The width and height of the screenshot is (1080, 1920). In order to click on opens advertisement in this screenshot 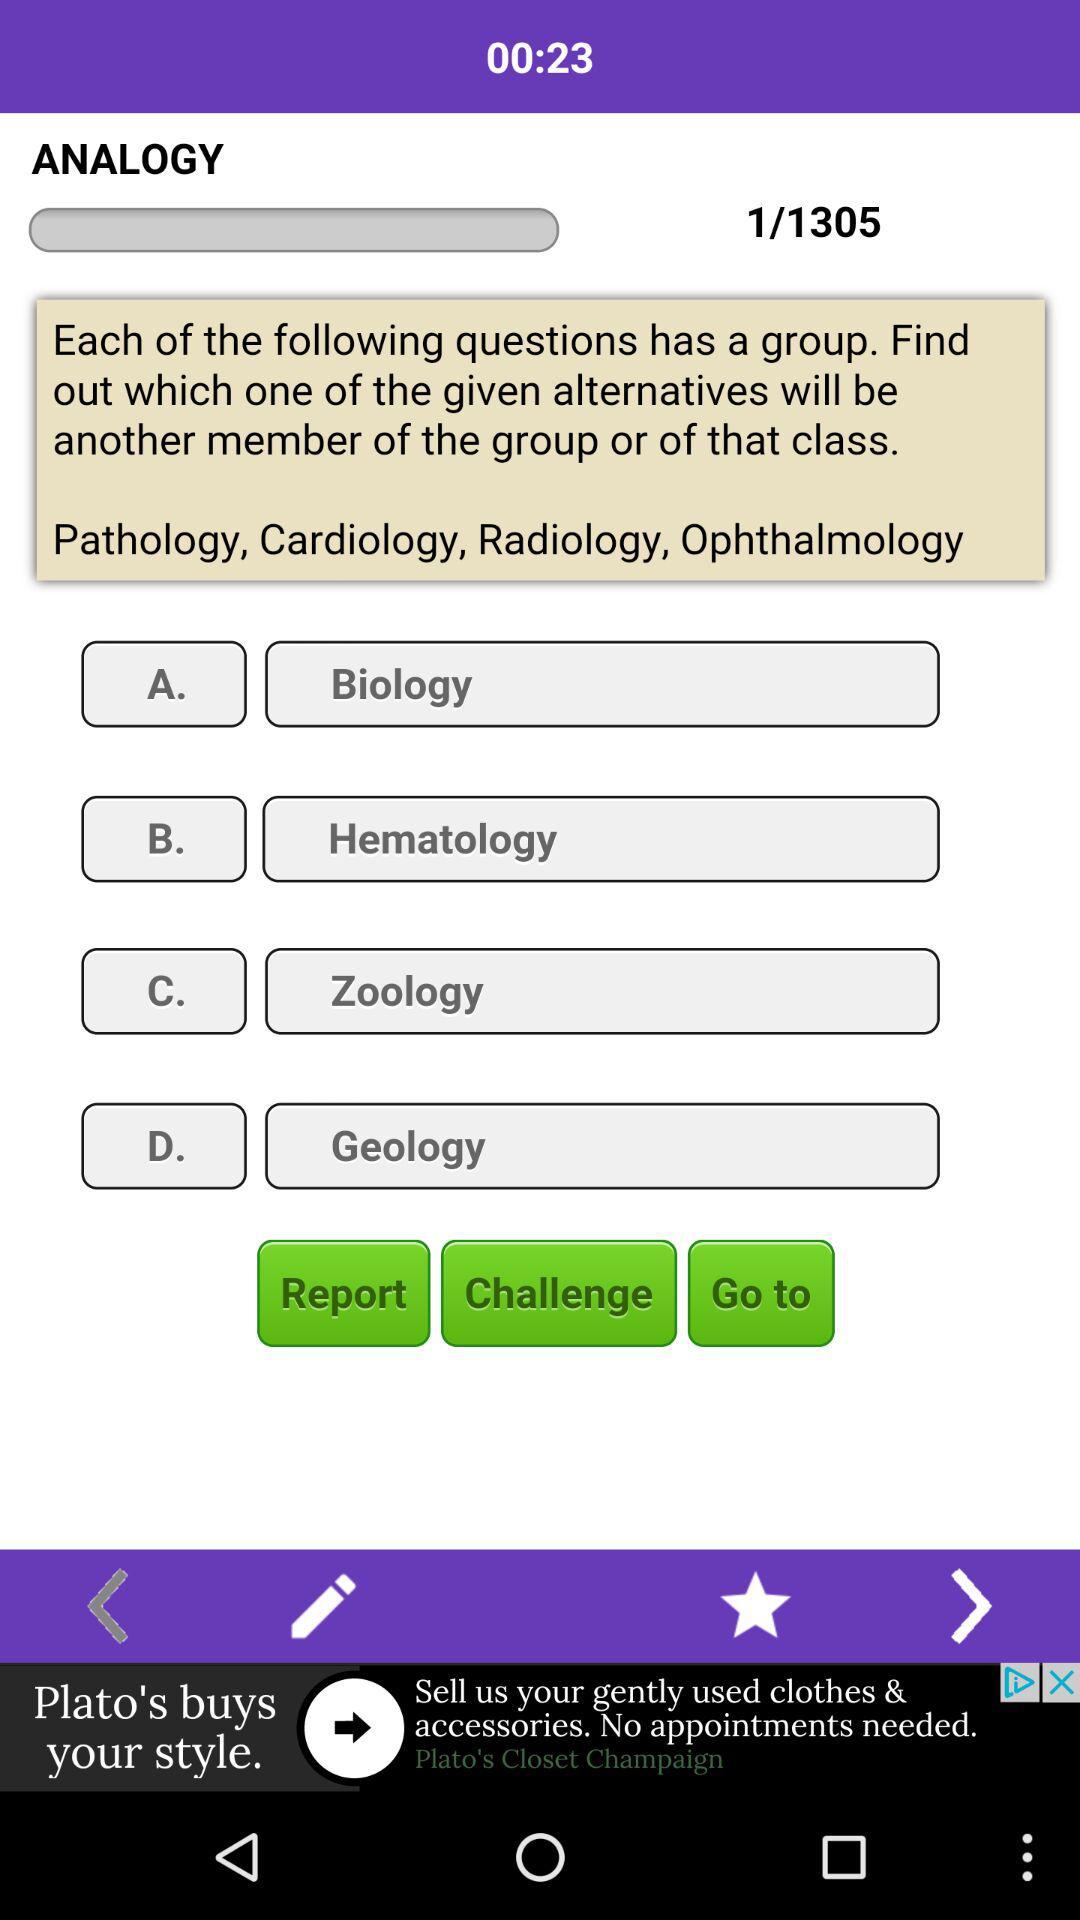, I will do `click(540, 1727)`.